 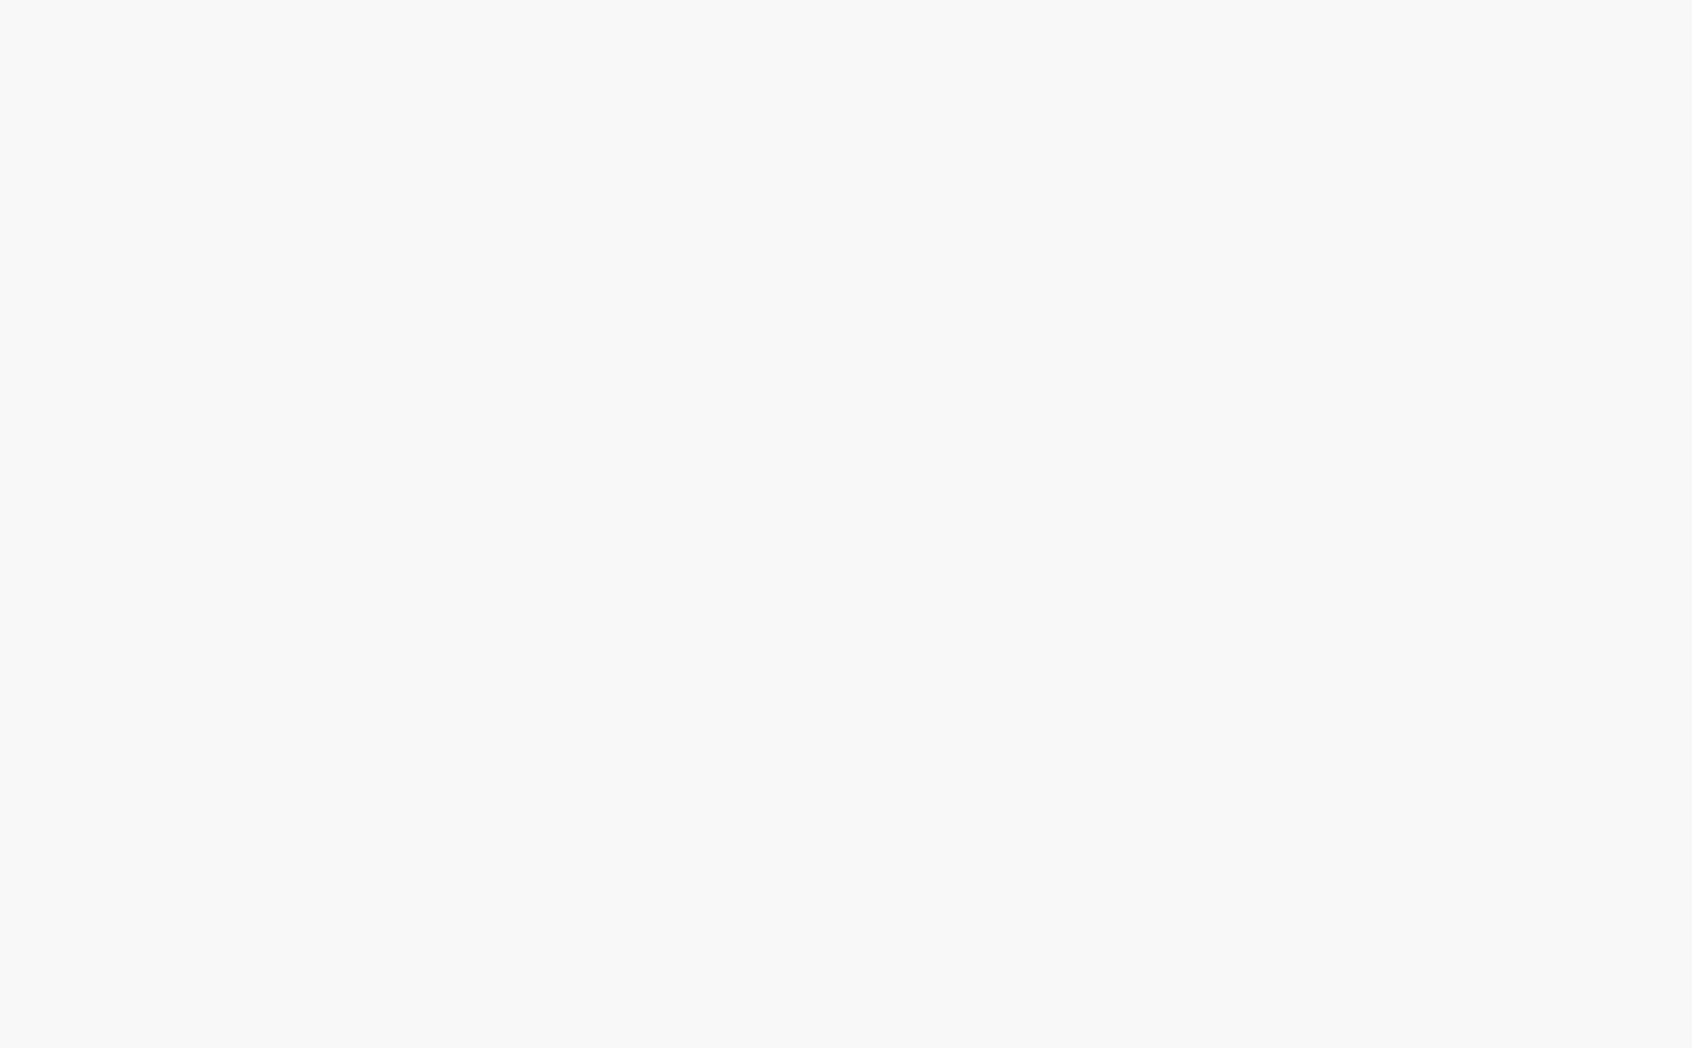 I want to click on 'New Year's BookBub Run - #bookfest #booksale  #newauthors #newbooks #newreads #giveaway', so click(x=1271, y=479).